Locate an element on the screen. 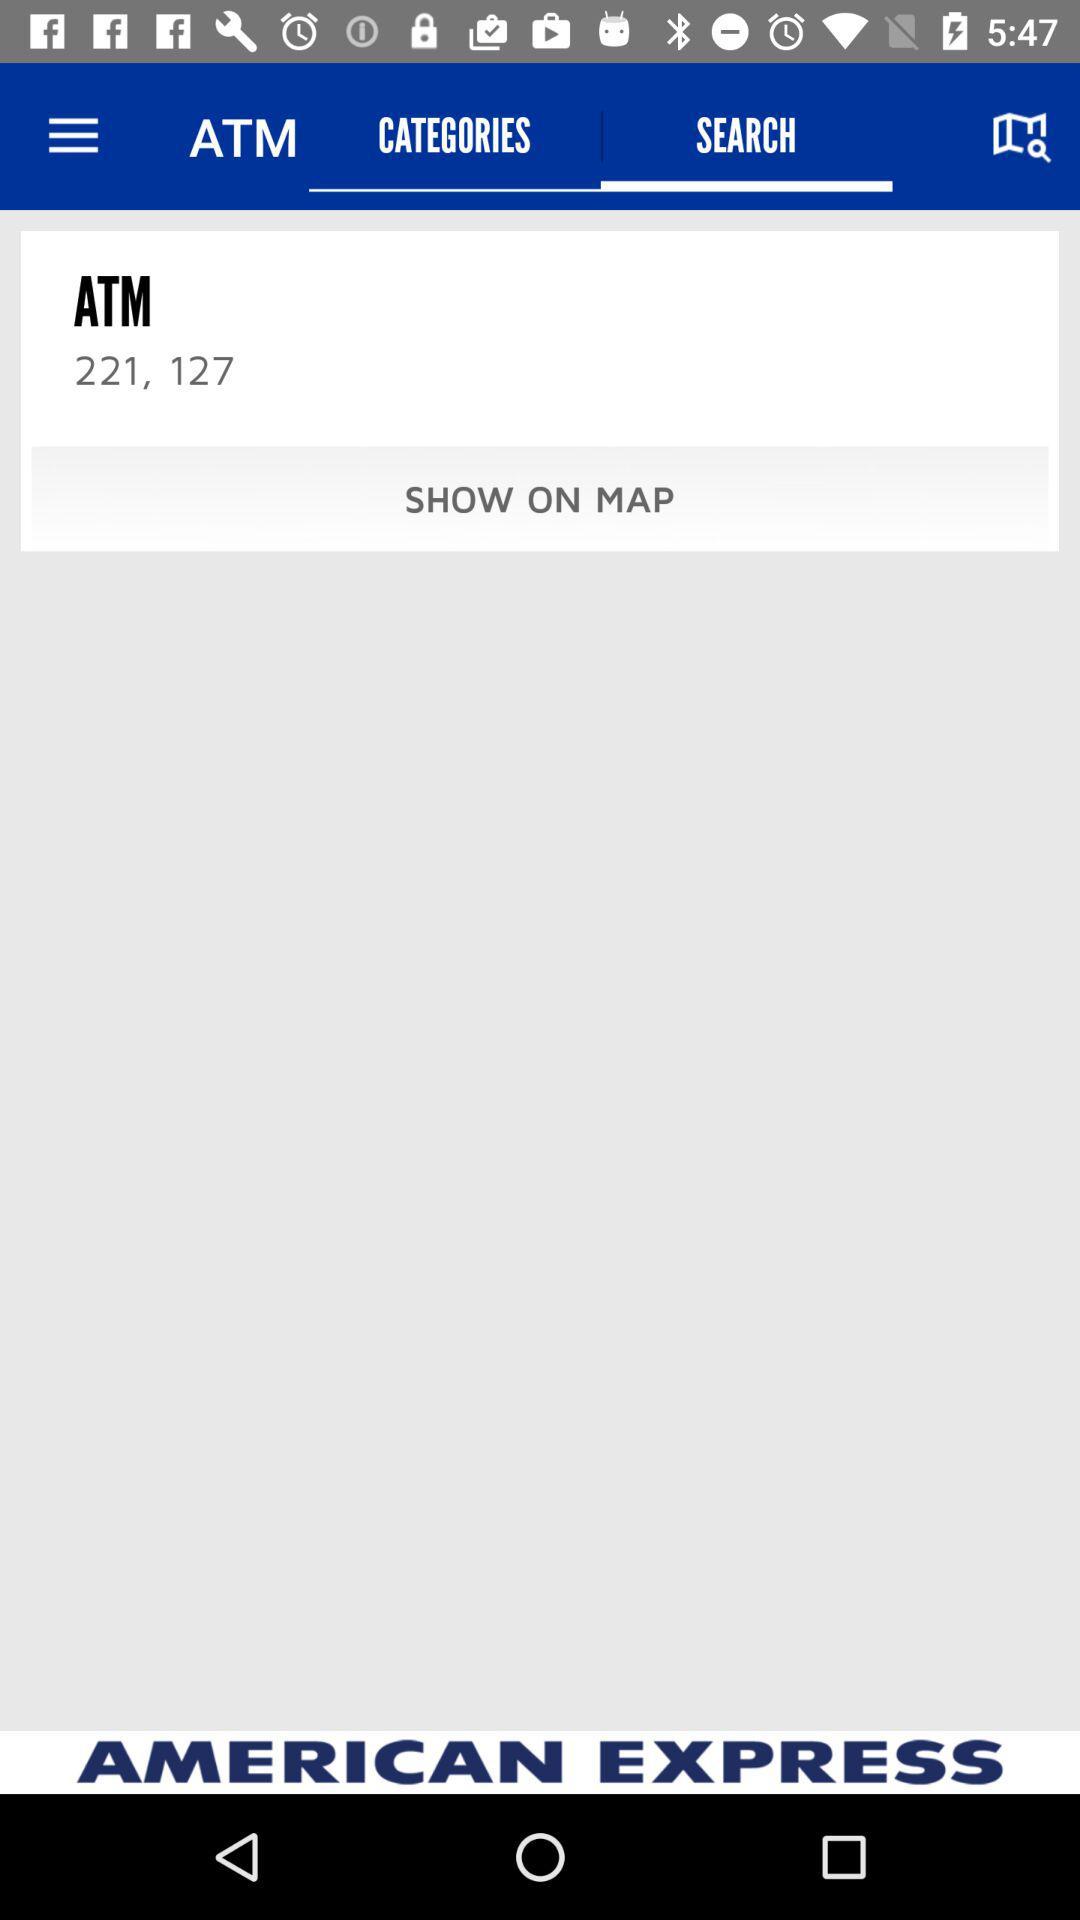 The width and height of the screenshot is (1080, 1920). item next to the atm item is located at coordinates (454, 135).